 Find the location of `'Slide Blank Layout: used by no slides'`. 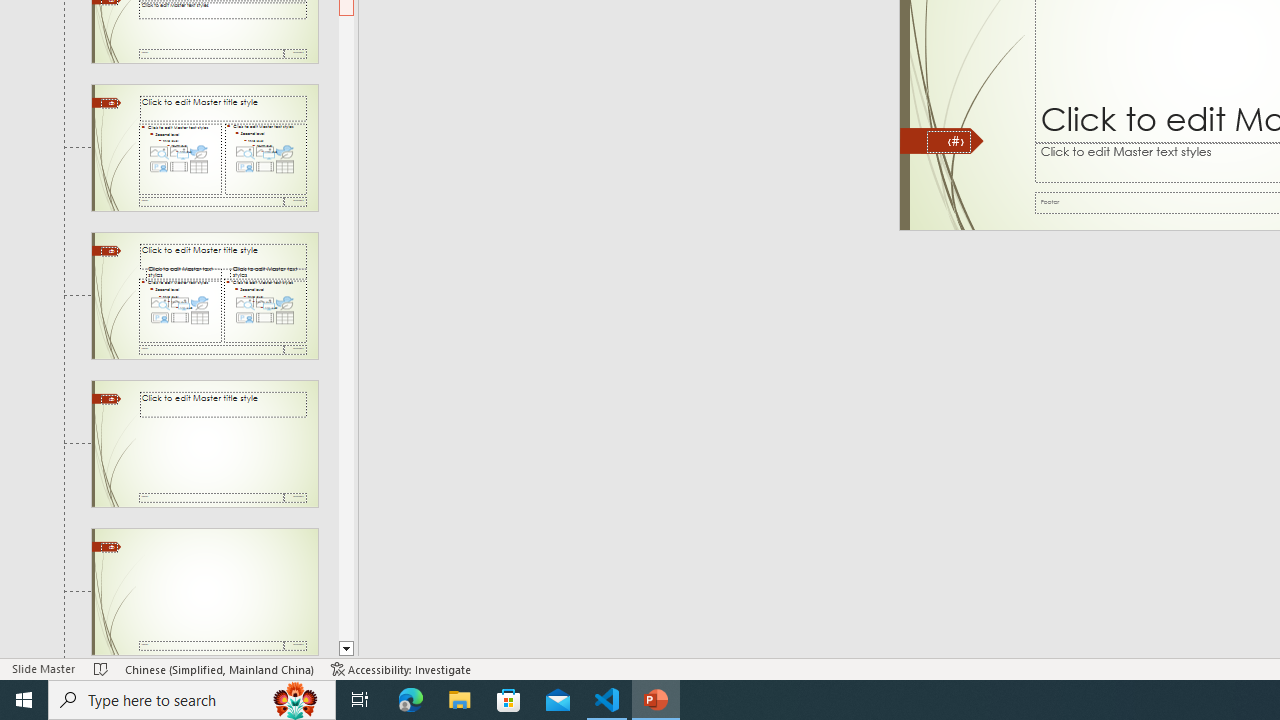

'Slide Blank Layout: used by no slides' is located at coordinates (204, 591).